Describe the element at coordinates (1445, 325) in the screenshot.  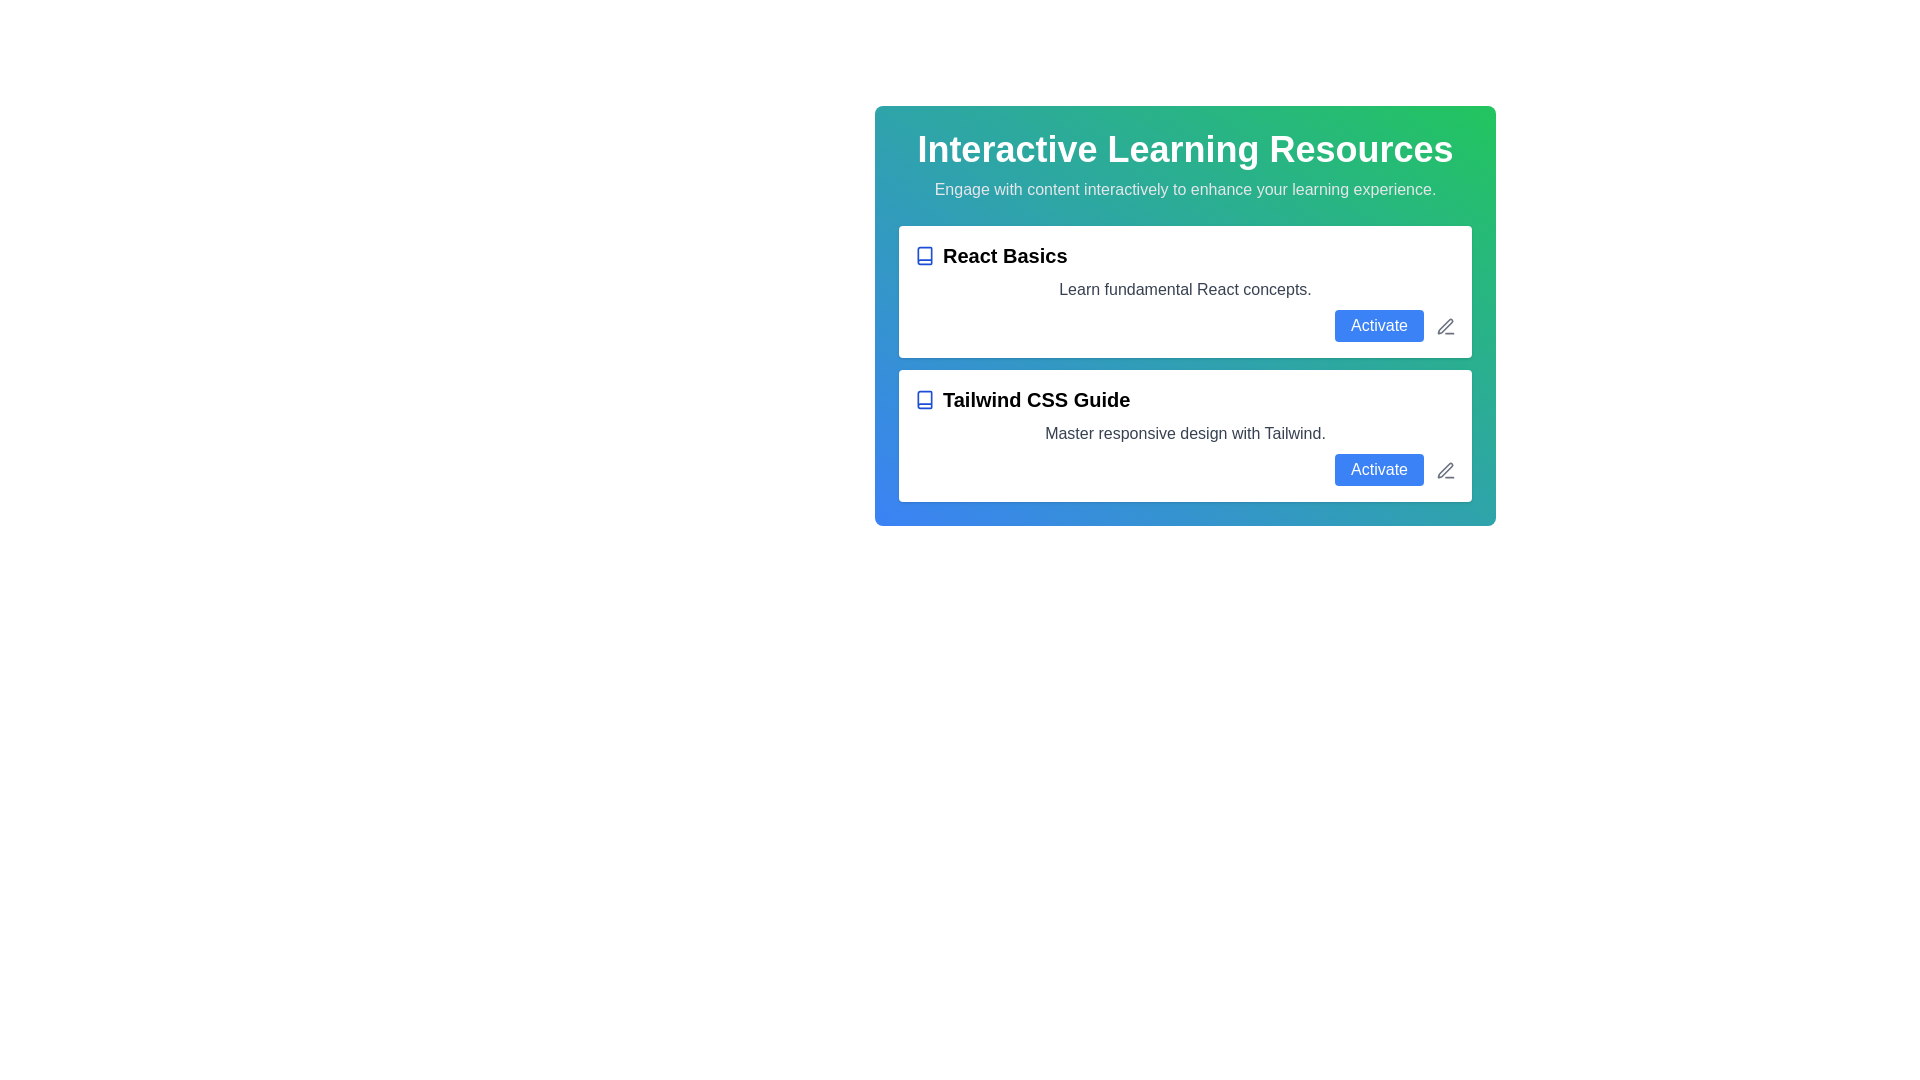
I see `the icon button resembling a pen or edit tool with a gray outline, located beside the 'Activate' button under the 'React Basics' section` at that location.